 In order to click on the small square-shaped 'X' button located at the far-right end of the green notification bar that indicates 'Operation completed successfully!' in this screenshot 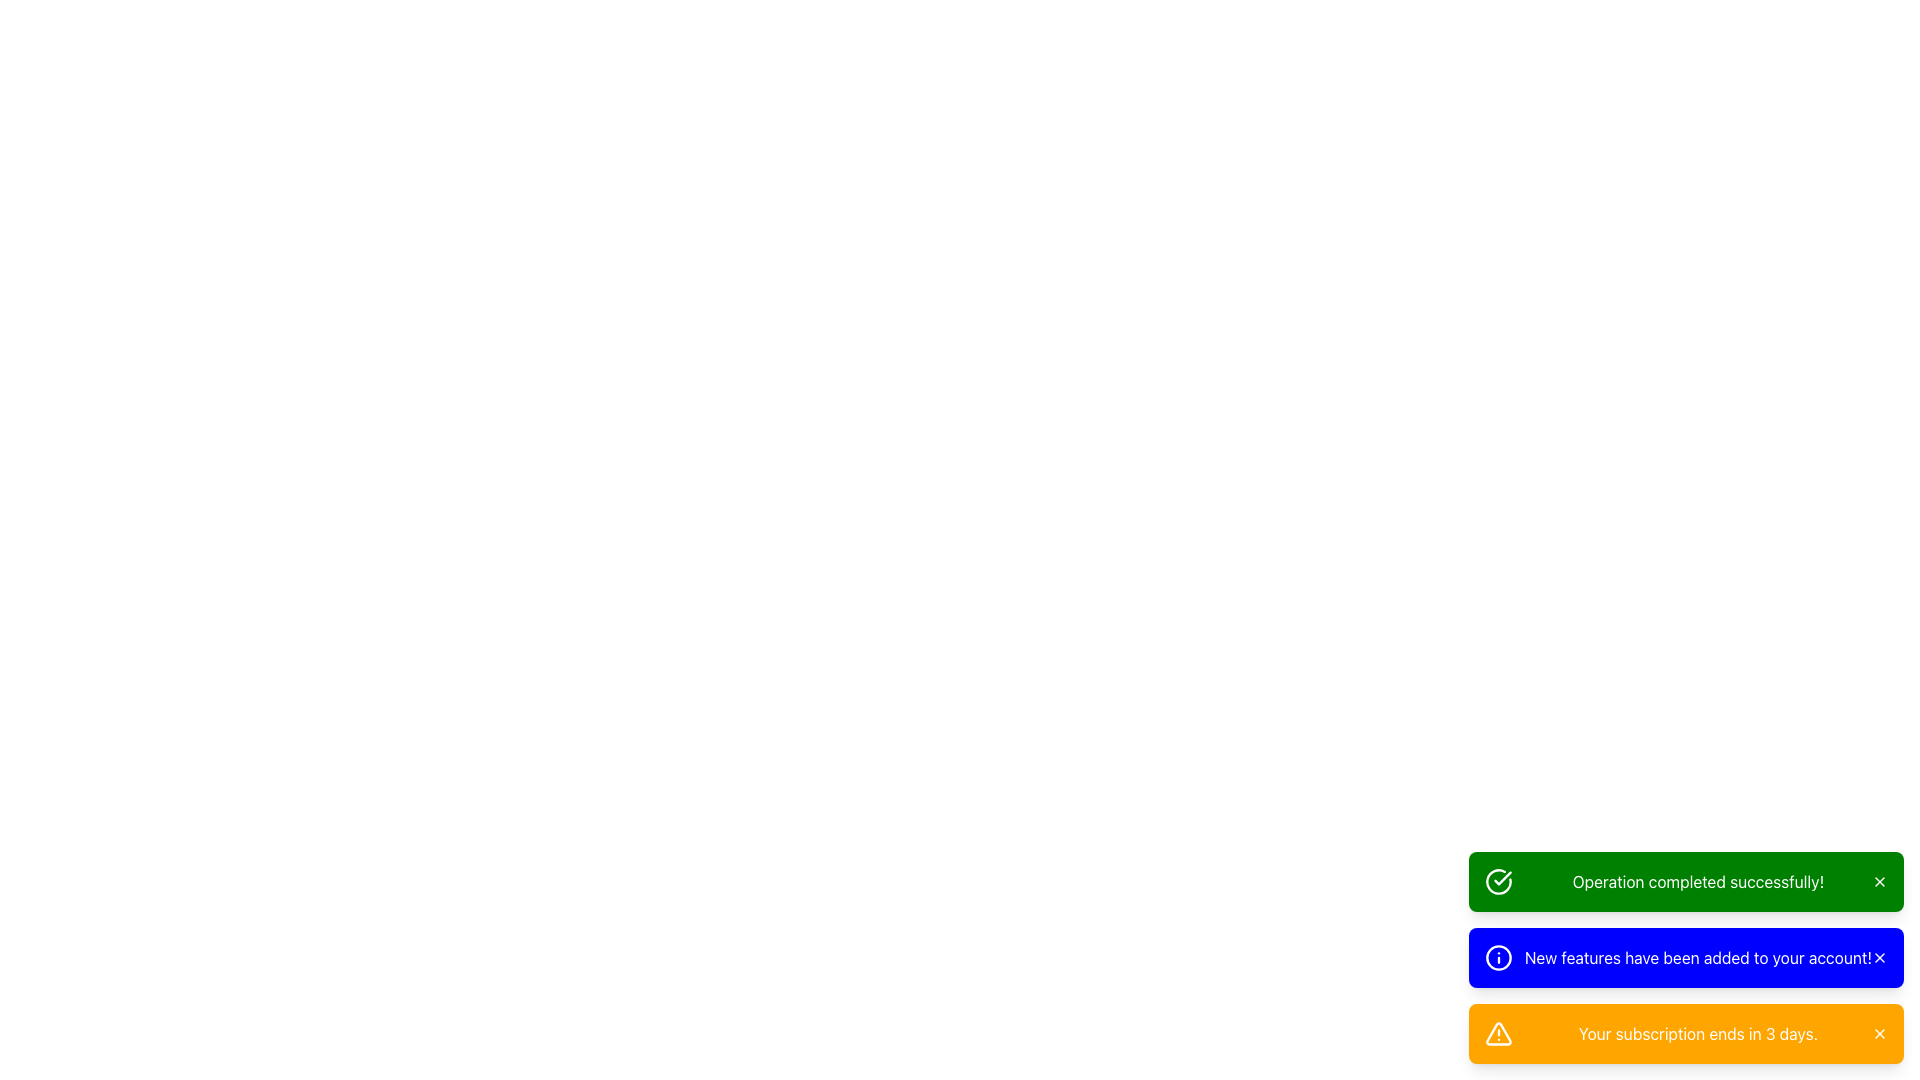, I will do `click(1879, 881)`.